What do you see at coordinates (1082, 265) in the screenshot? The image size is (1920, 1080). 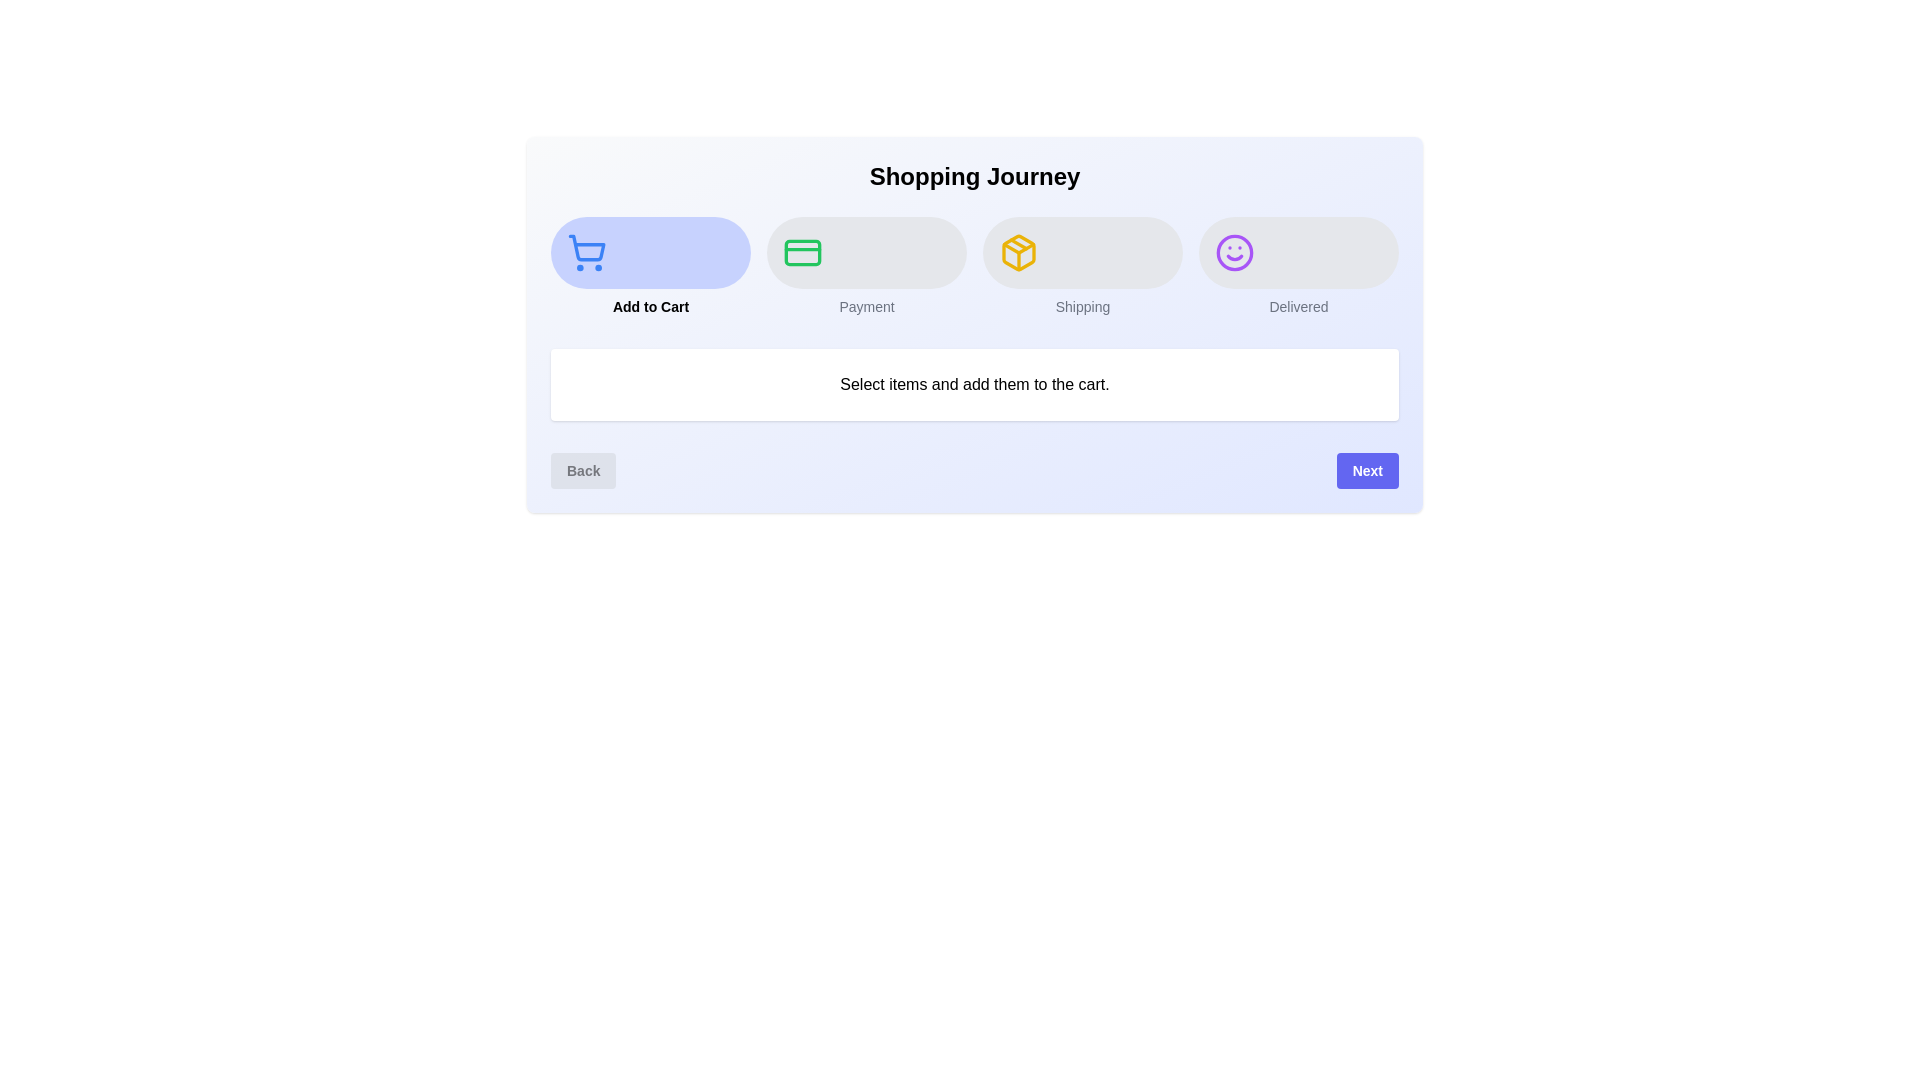 I see `the step indicator corresponding to Shipping` at bounding box center [1082, 265].